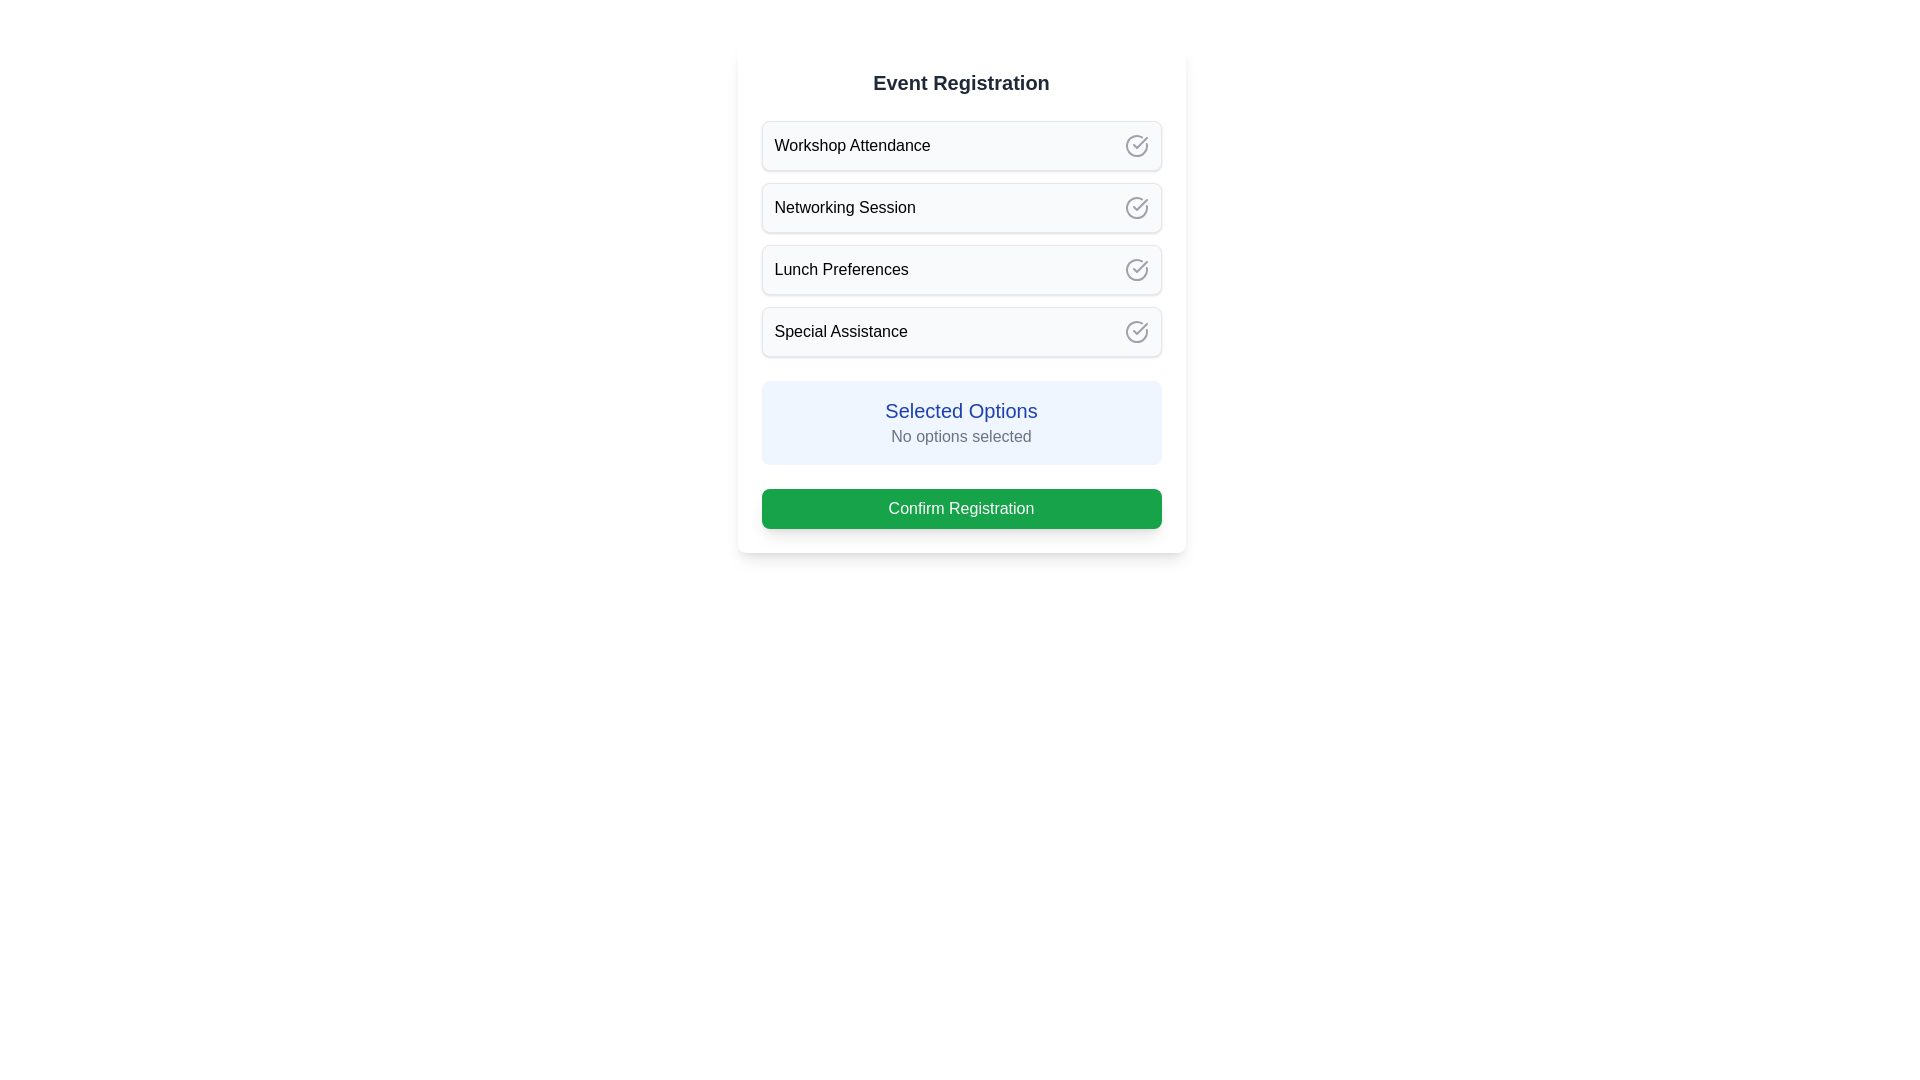 The width and height of the screenshot is (1920, 1080). I want to click on the checkmark icon inside the SVG element located to the right of the 'Networking Session' label to interact with its associated functionality, so click(1136, 207).